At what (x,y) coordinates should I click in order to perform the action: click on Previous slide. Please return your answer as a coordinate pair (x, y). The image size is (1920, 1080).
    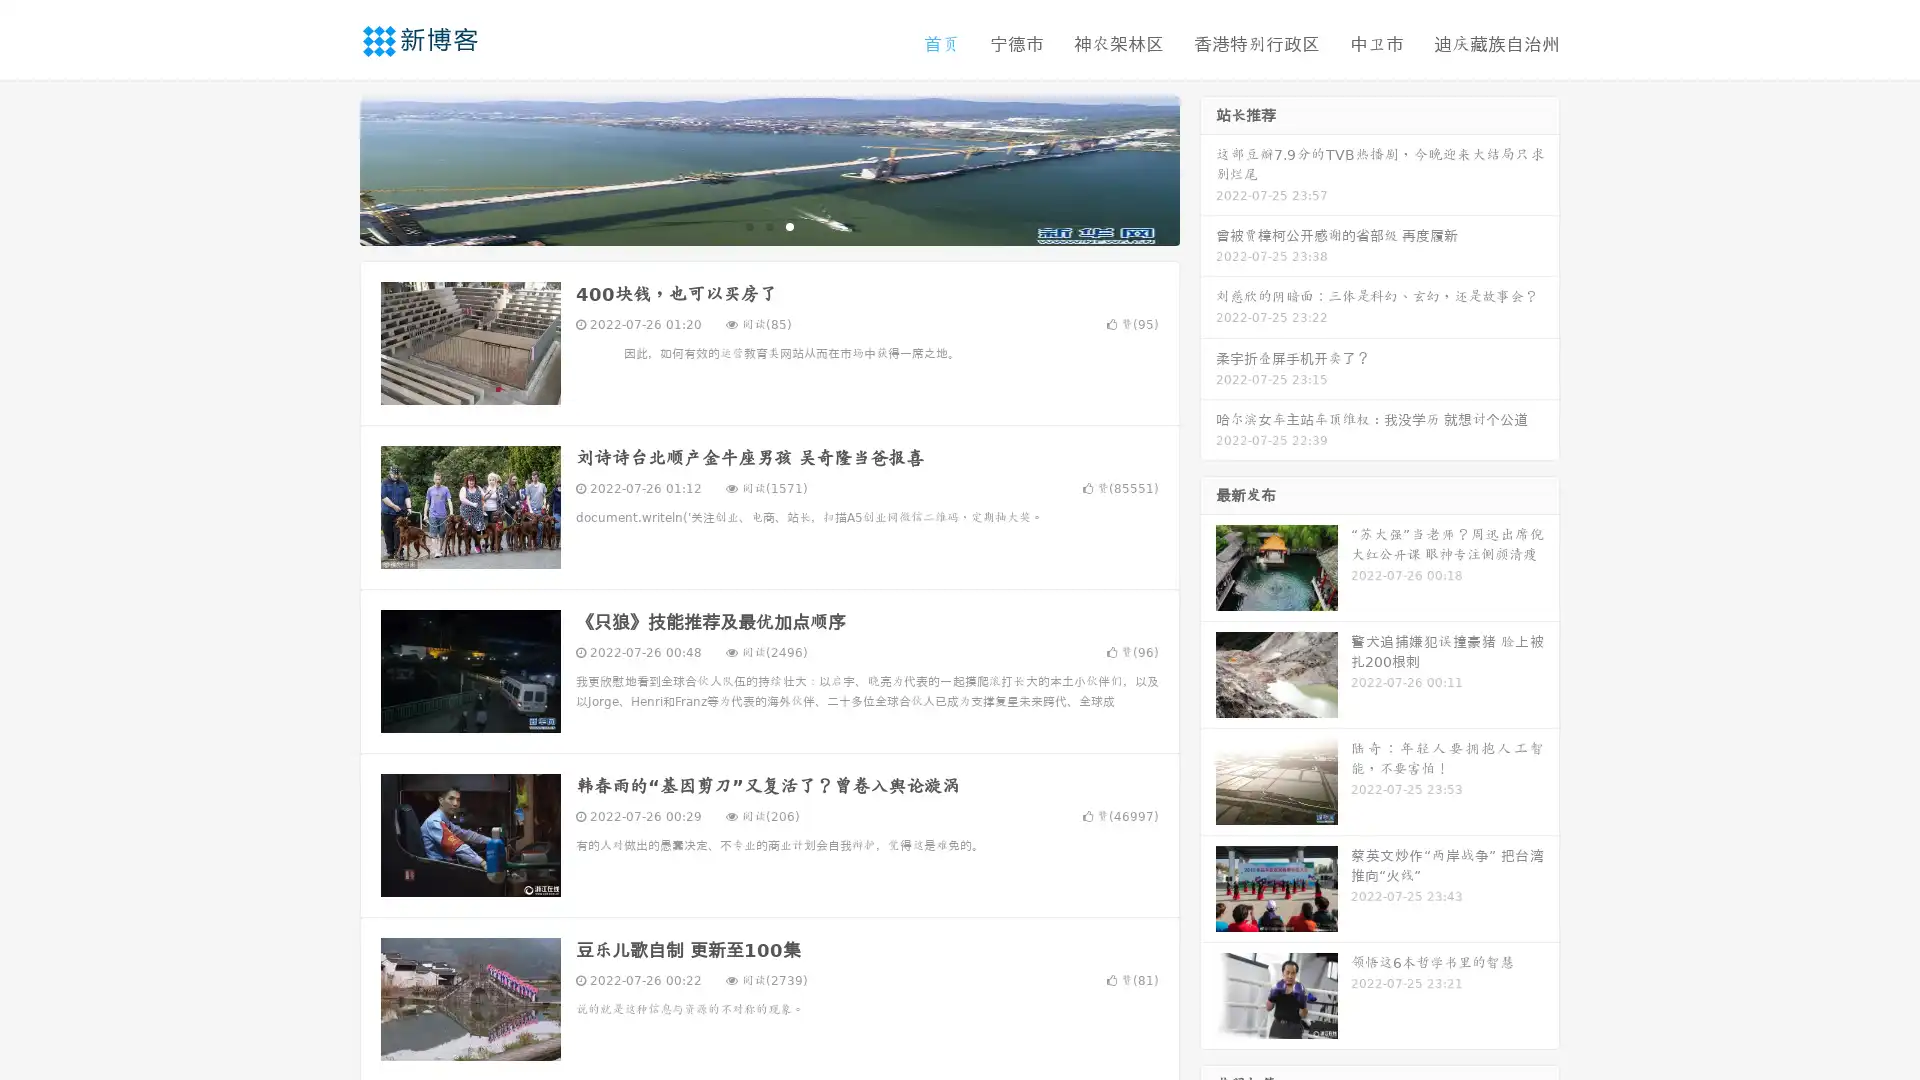
    Looking at the image, I should click on (330, 168).